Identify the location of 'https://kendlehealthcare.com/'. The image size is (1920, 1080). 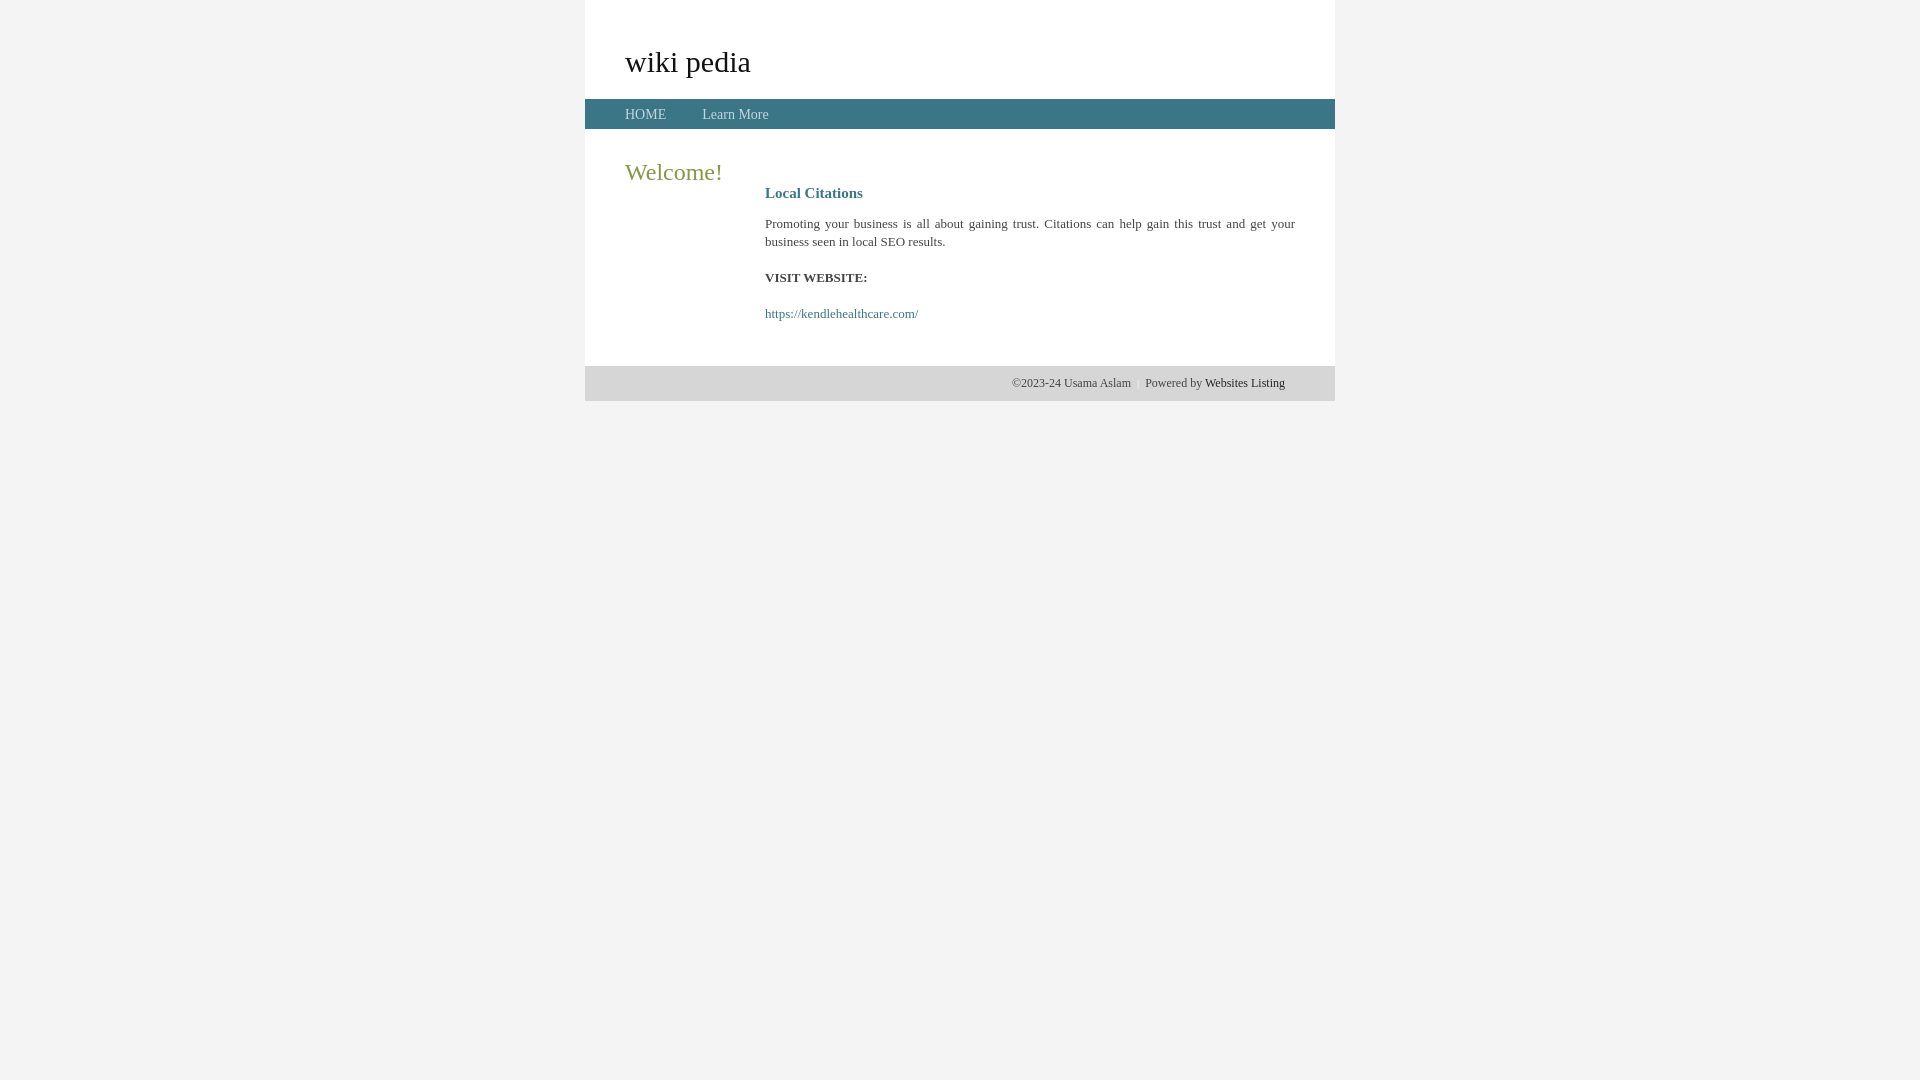
(763, 313).